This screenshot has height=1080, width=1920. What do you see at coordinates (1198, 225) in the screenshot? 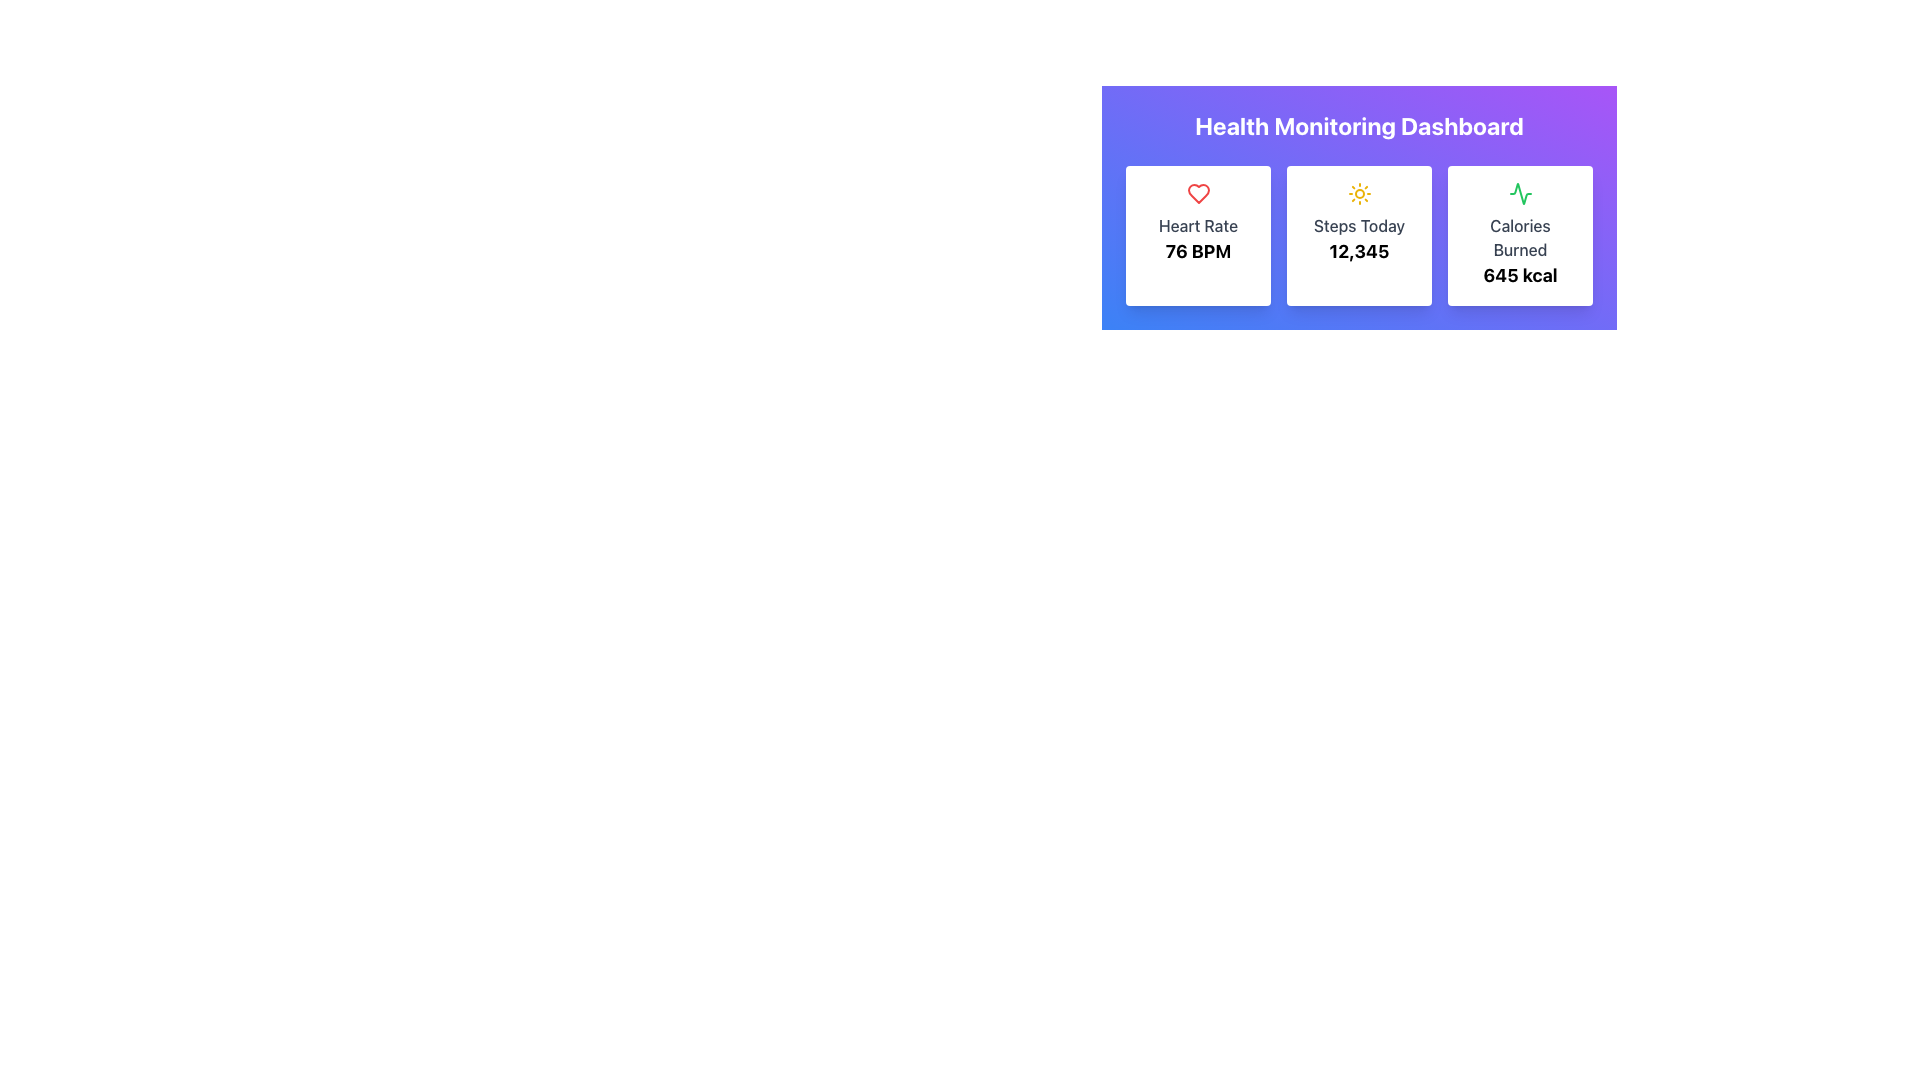
I see `the Text Label that identifies heart rate measurements, positioned below a red heart icon and above '76 BPM.'` at bounding box center [1198, 225].